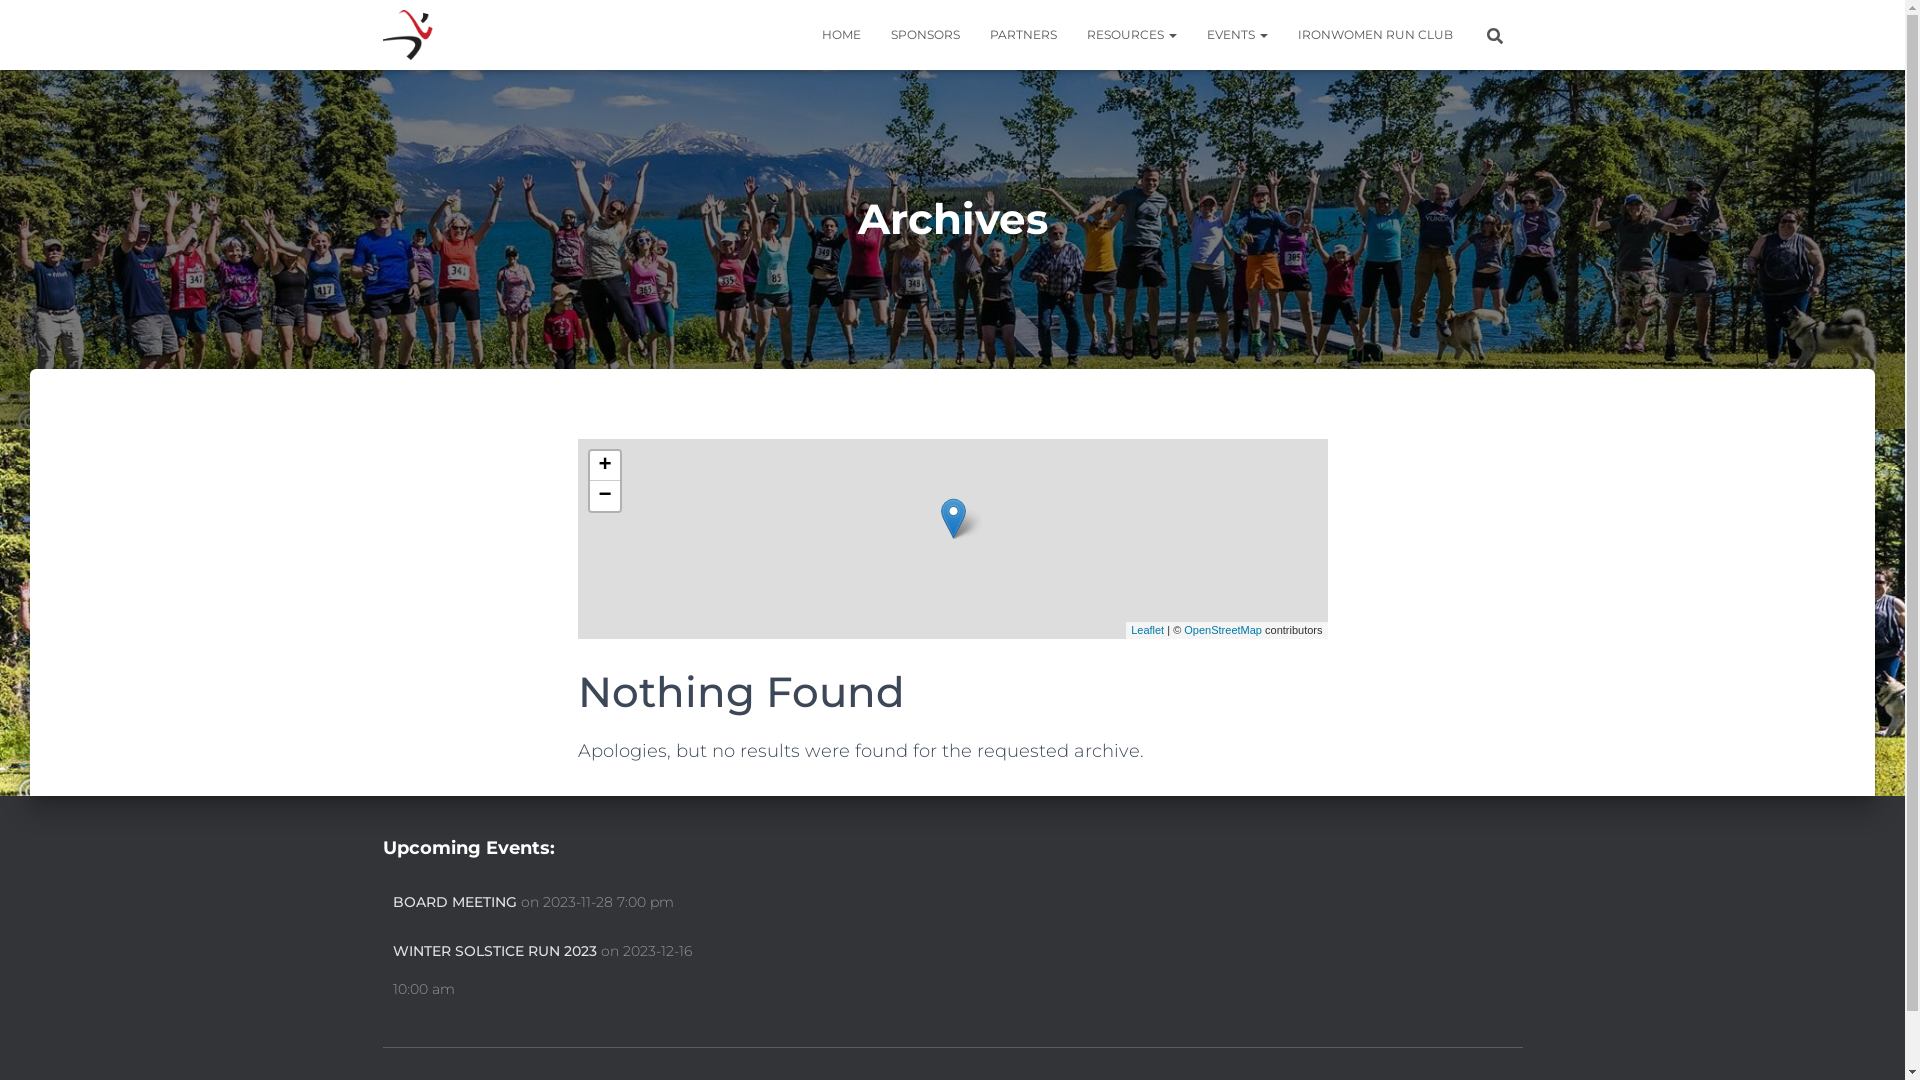  I want to click on 'HOME', so click(840, 34).